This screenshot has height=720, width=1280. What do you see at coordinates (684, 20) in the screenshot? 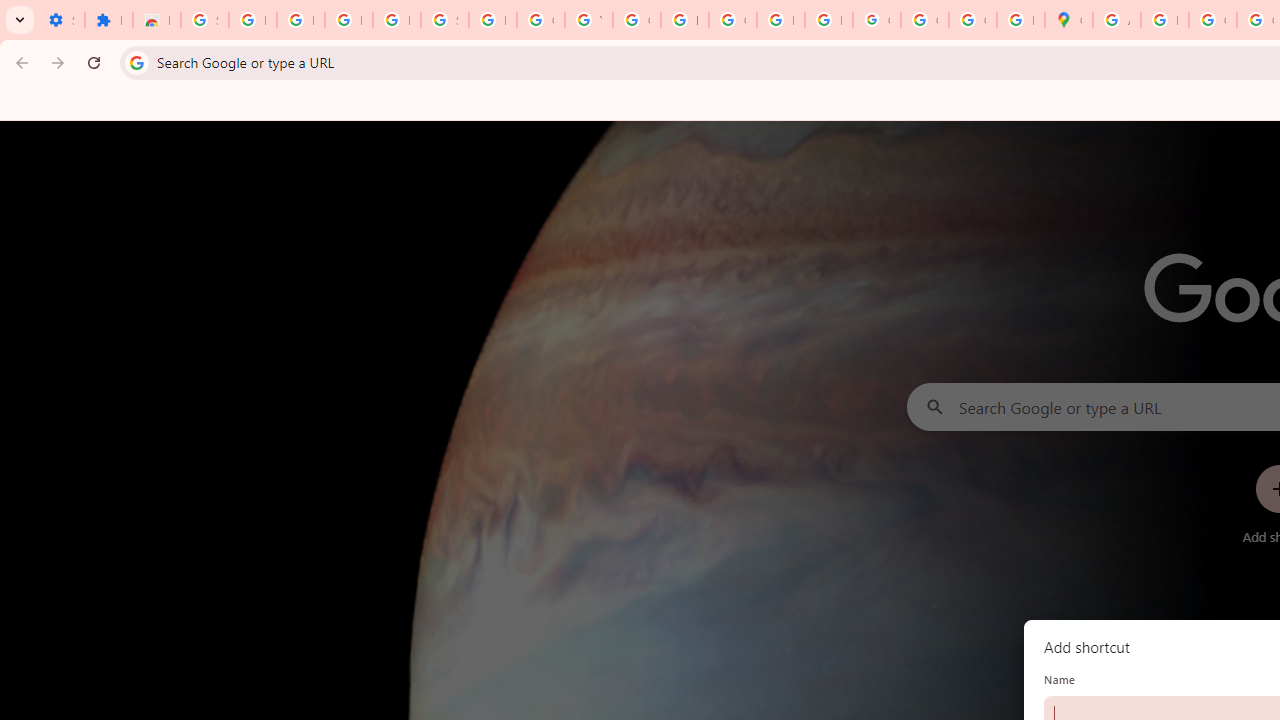
I see `'https://scholar.google.com/'` at bounding box center [684, 20].